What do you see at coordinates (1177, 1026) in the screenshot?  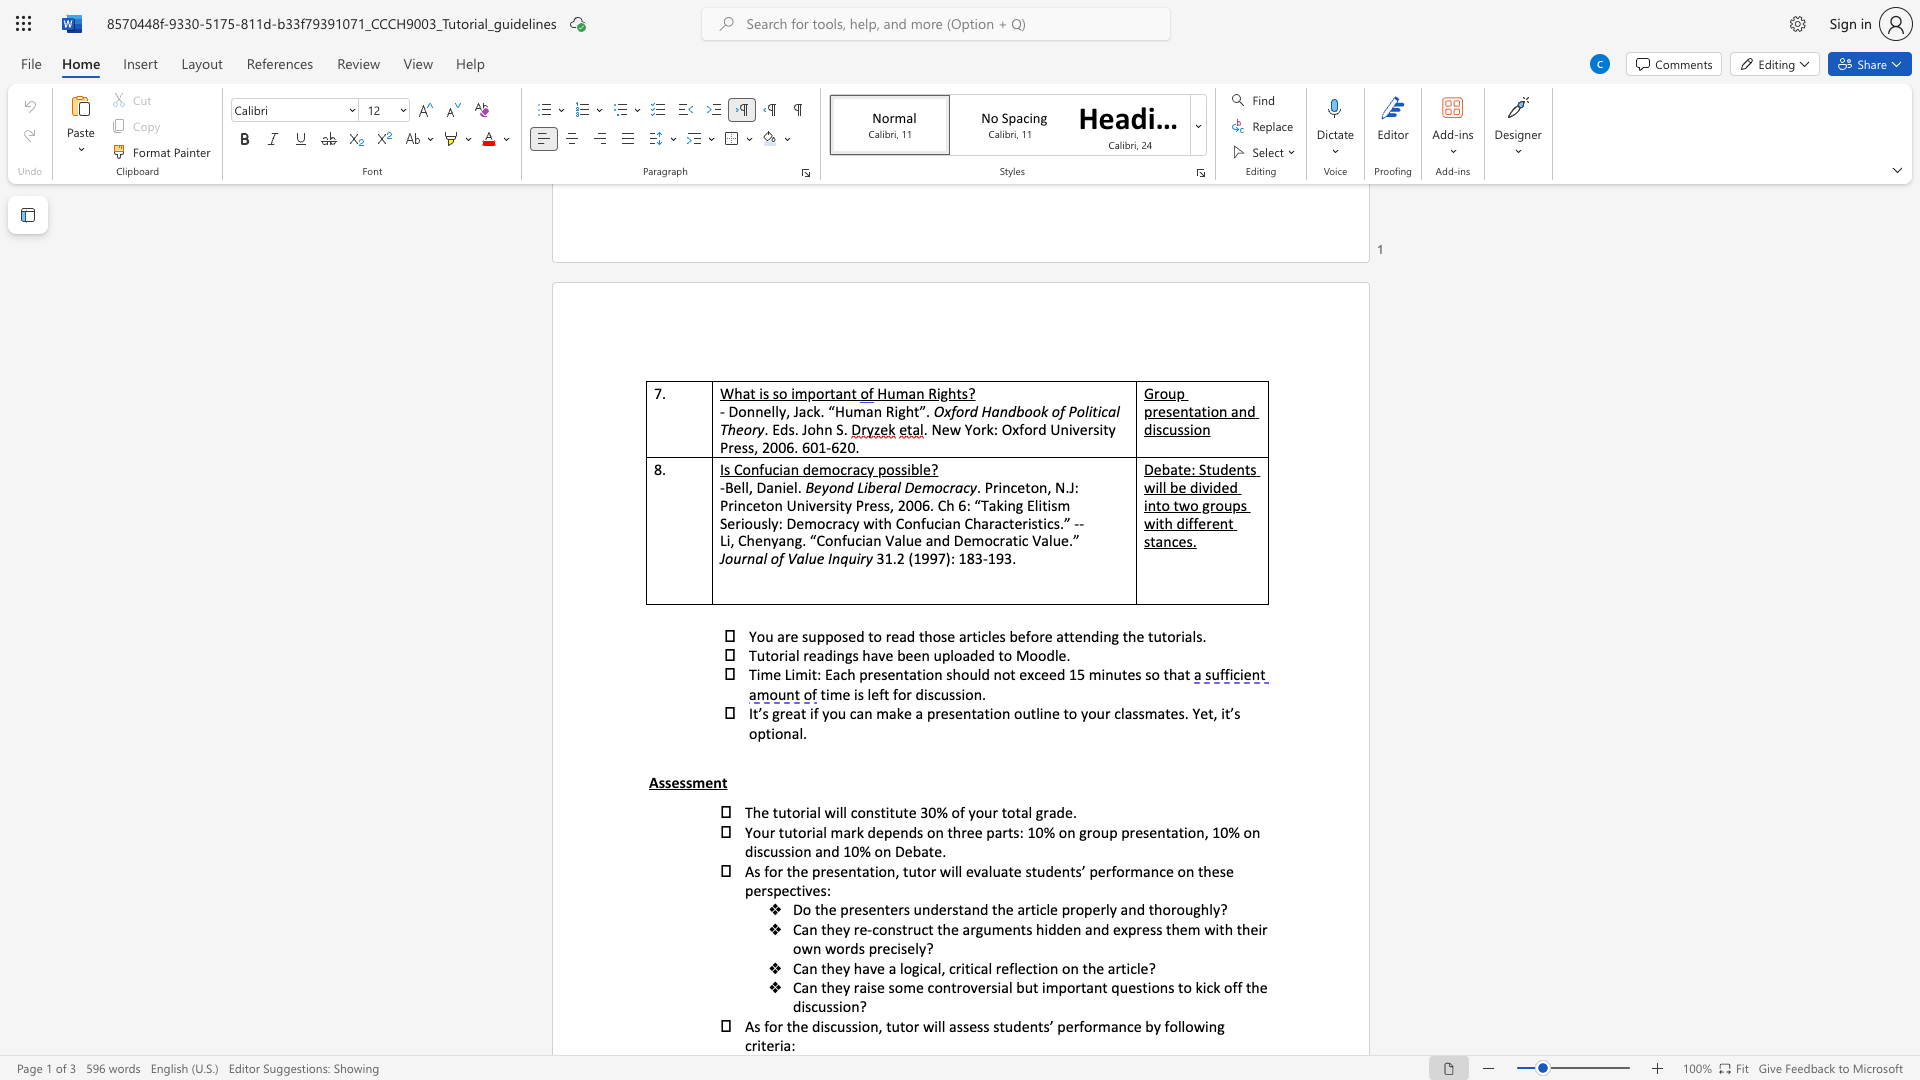 I see `the subset text "llowing c" within the text "As for the discussion, tutor will assess students’ performance by following criteria:"` at bounding box center [1177, 1026].